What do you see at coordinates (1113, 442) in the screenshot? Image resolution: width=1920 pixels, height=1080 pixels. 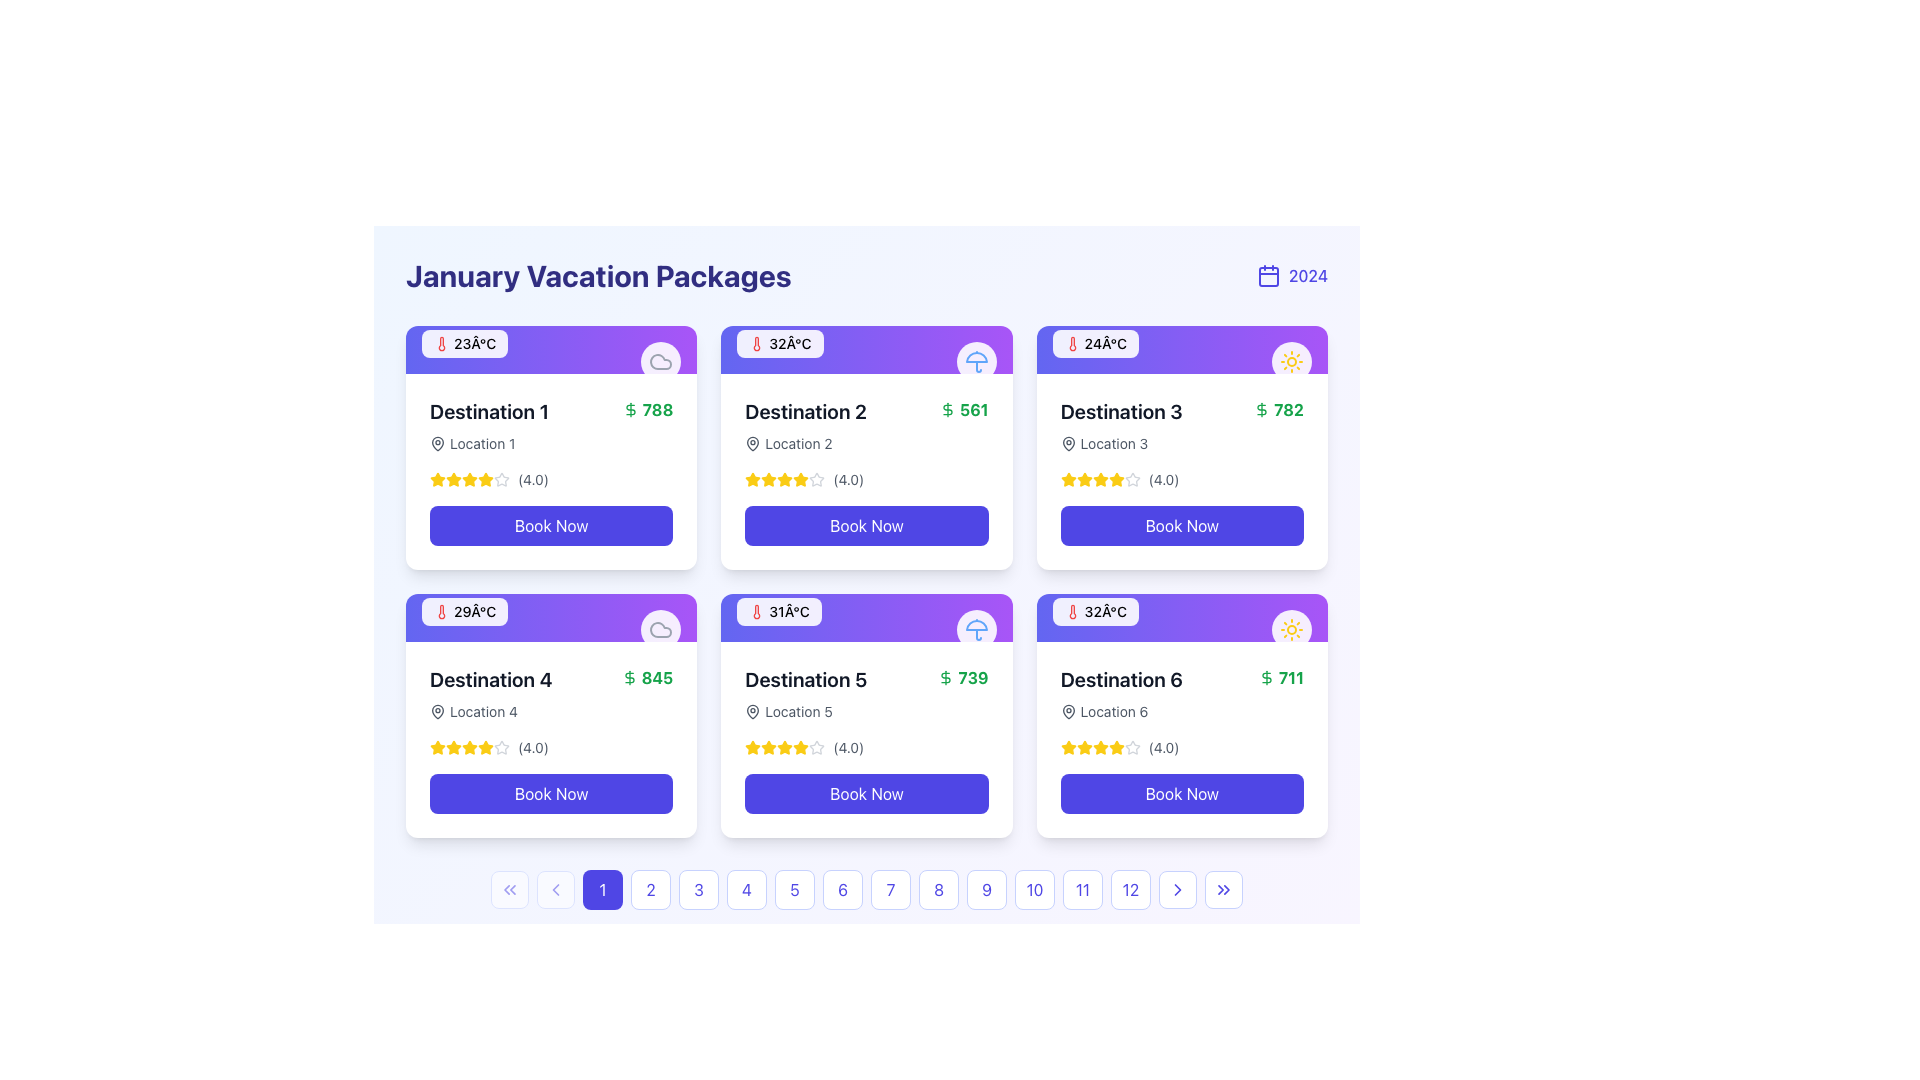 I see `the text label displaying 'Location 3', which is positioned below the title 'Destination 3' within the 'Destination 3' card` at bounding box center [1113, 442].